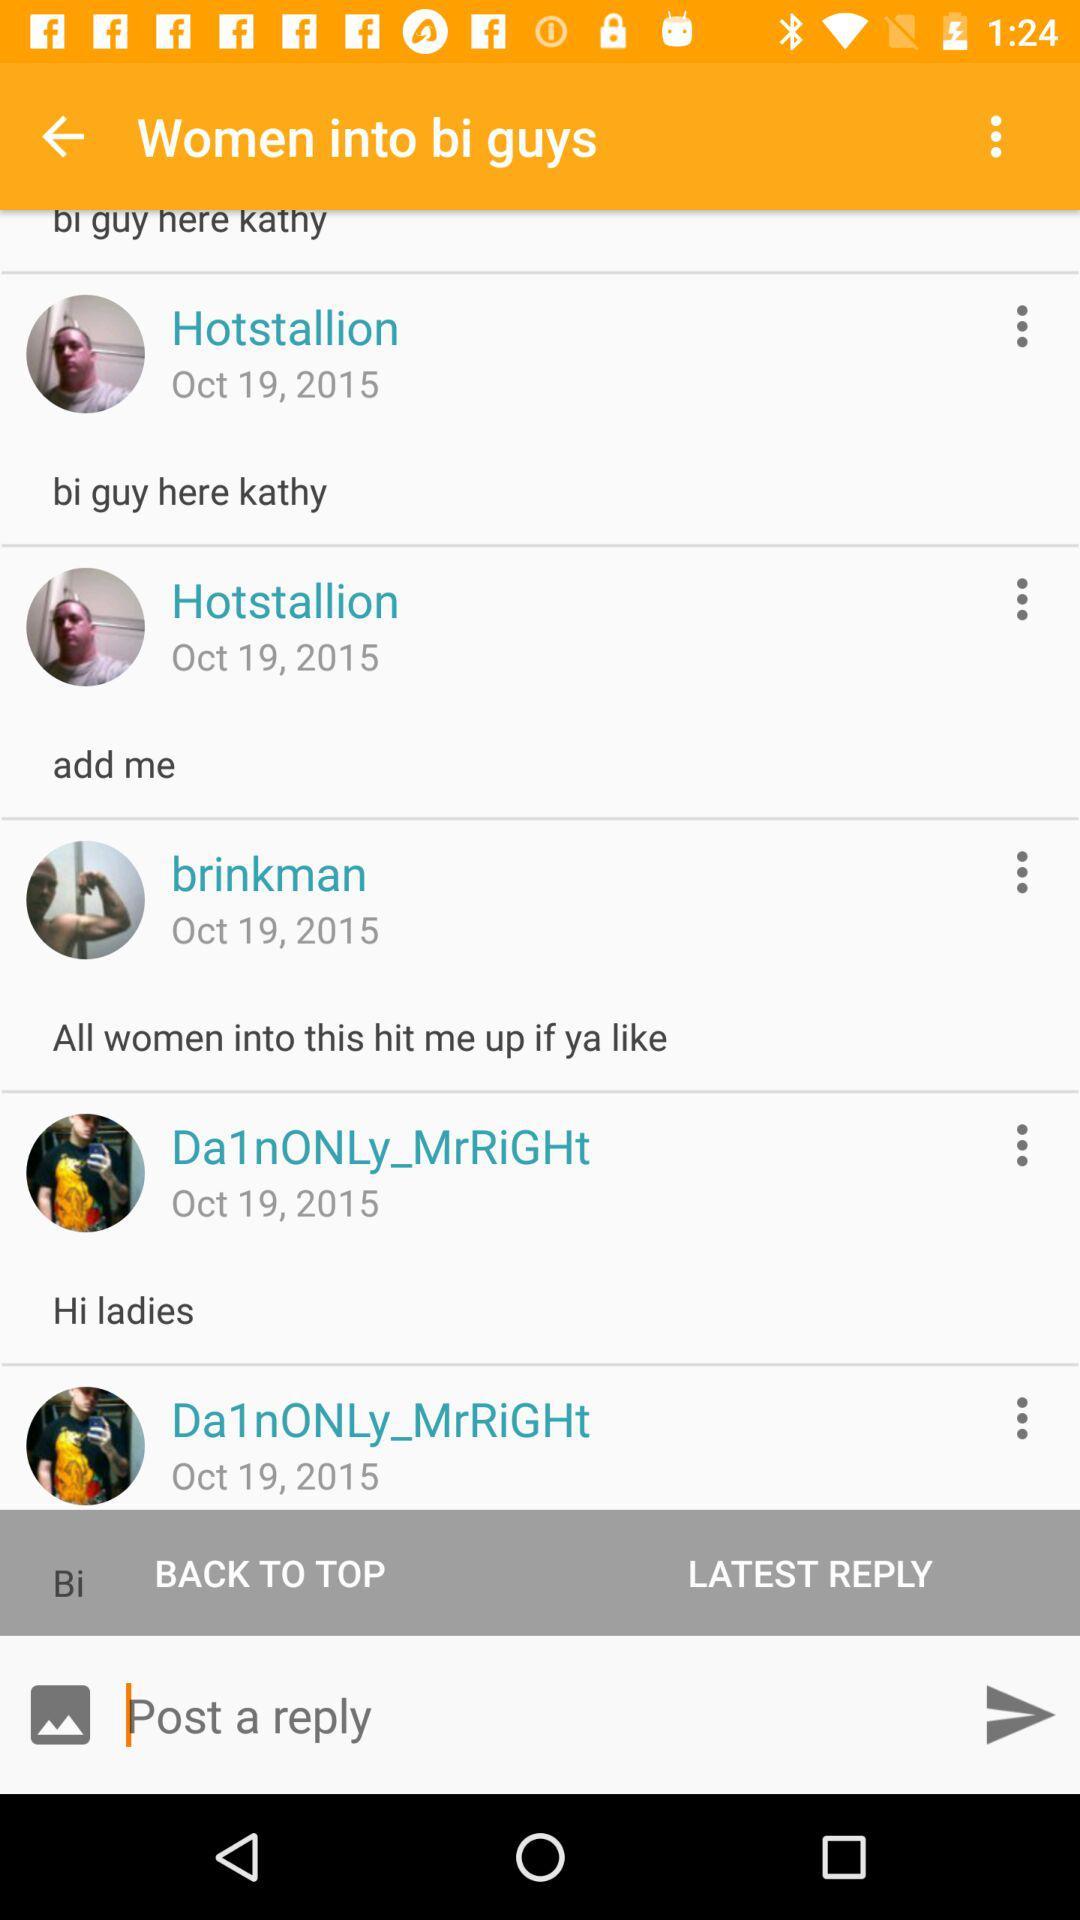 This screenshot has width=1080, height=1920. What do you see at coordinates (84, 626) in the screenshot?
I see `profile picture` at bounding box center [84, 626].